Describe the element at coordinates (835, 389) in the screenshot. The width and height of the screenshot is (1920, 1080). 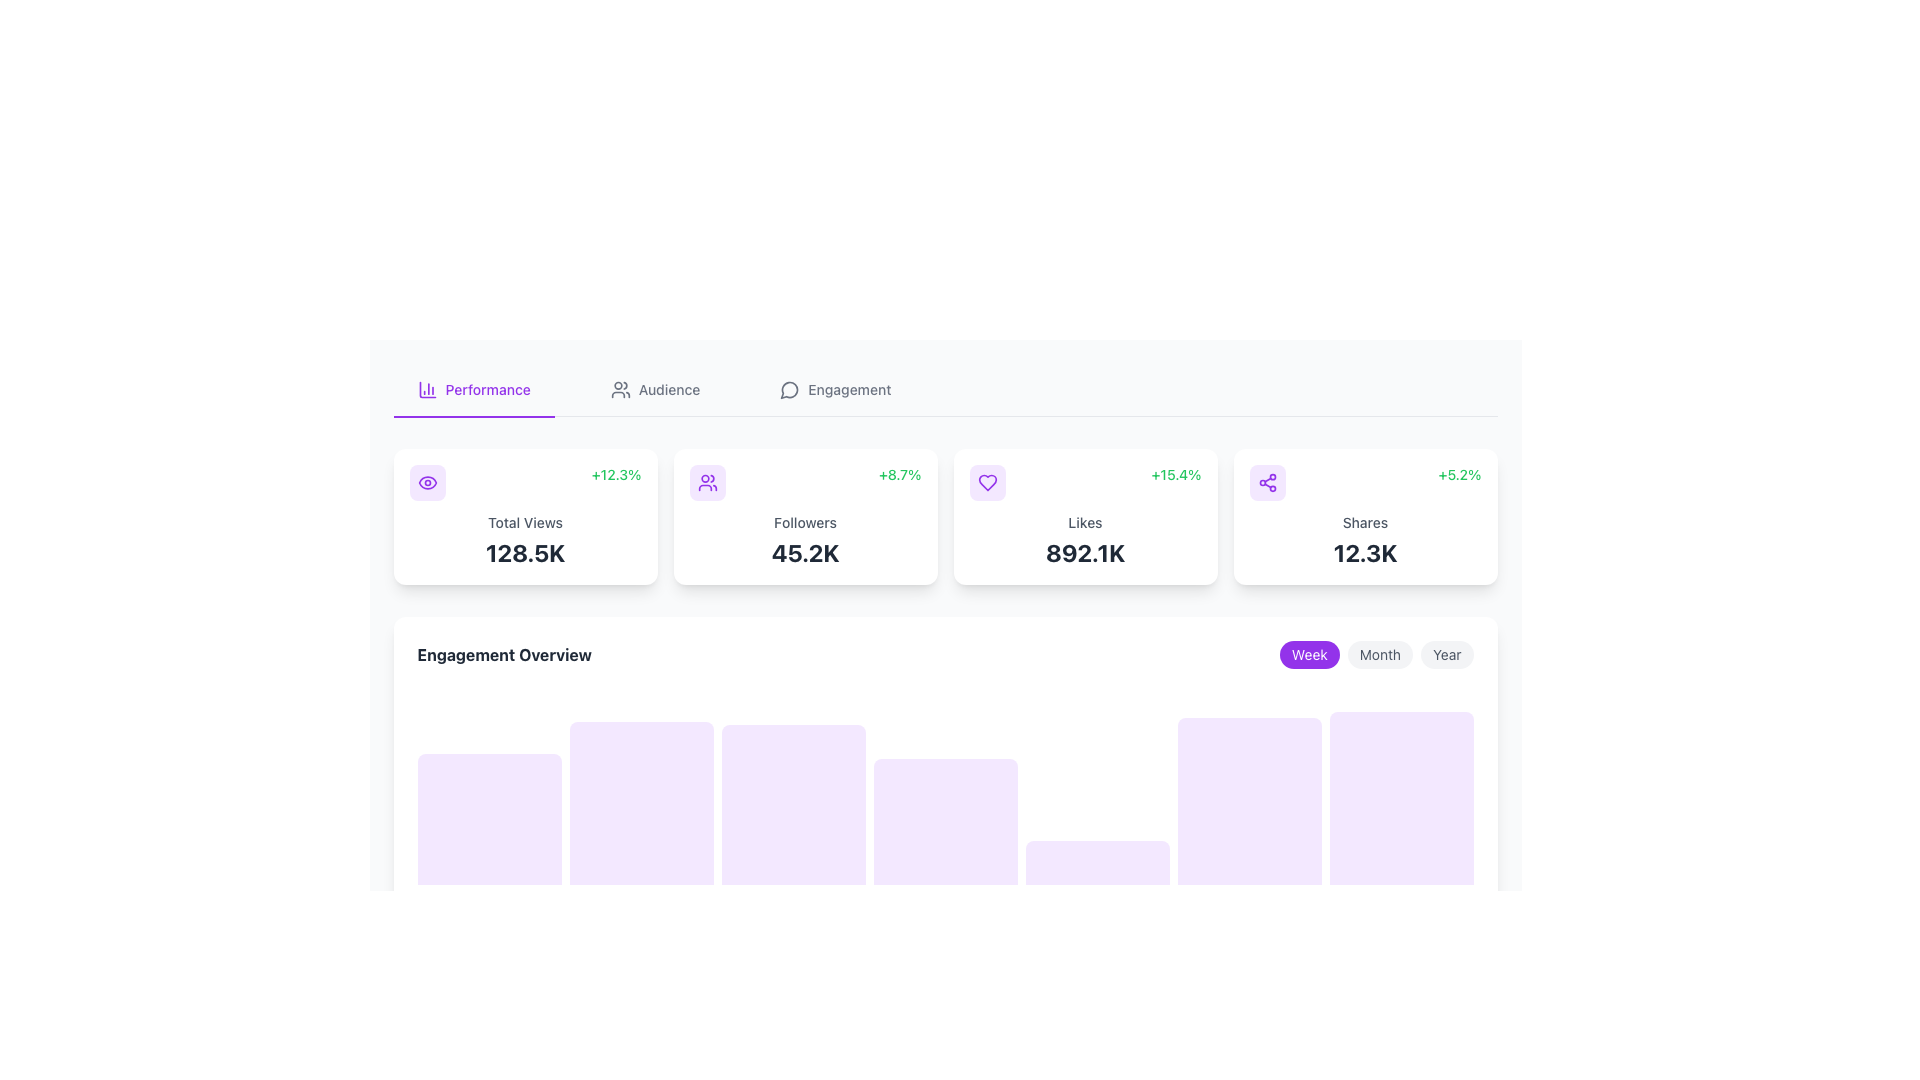
I see `the 'Engagement' tab, which is the third tab in the horizontal list located just below the header` at that location.